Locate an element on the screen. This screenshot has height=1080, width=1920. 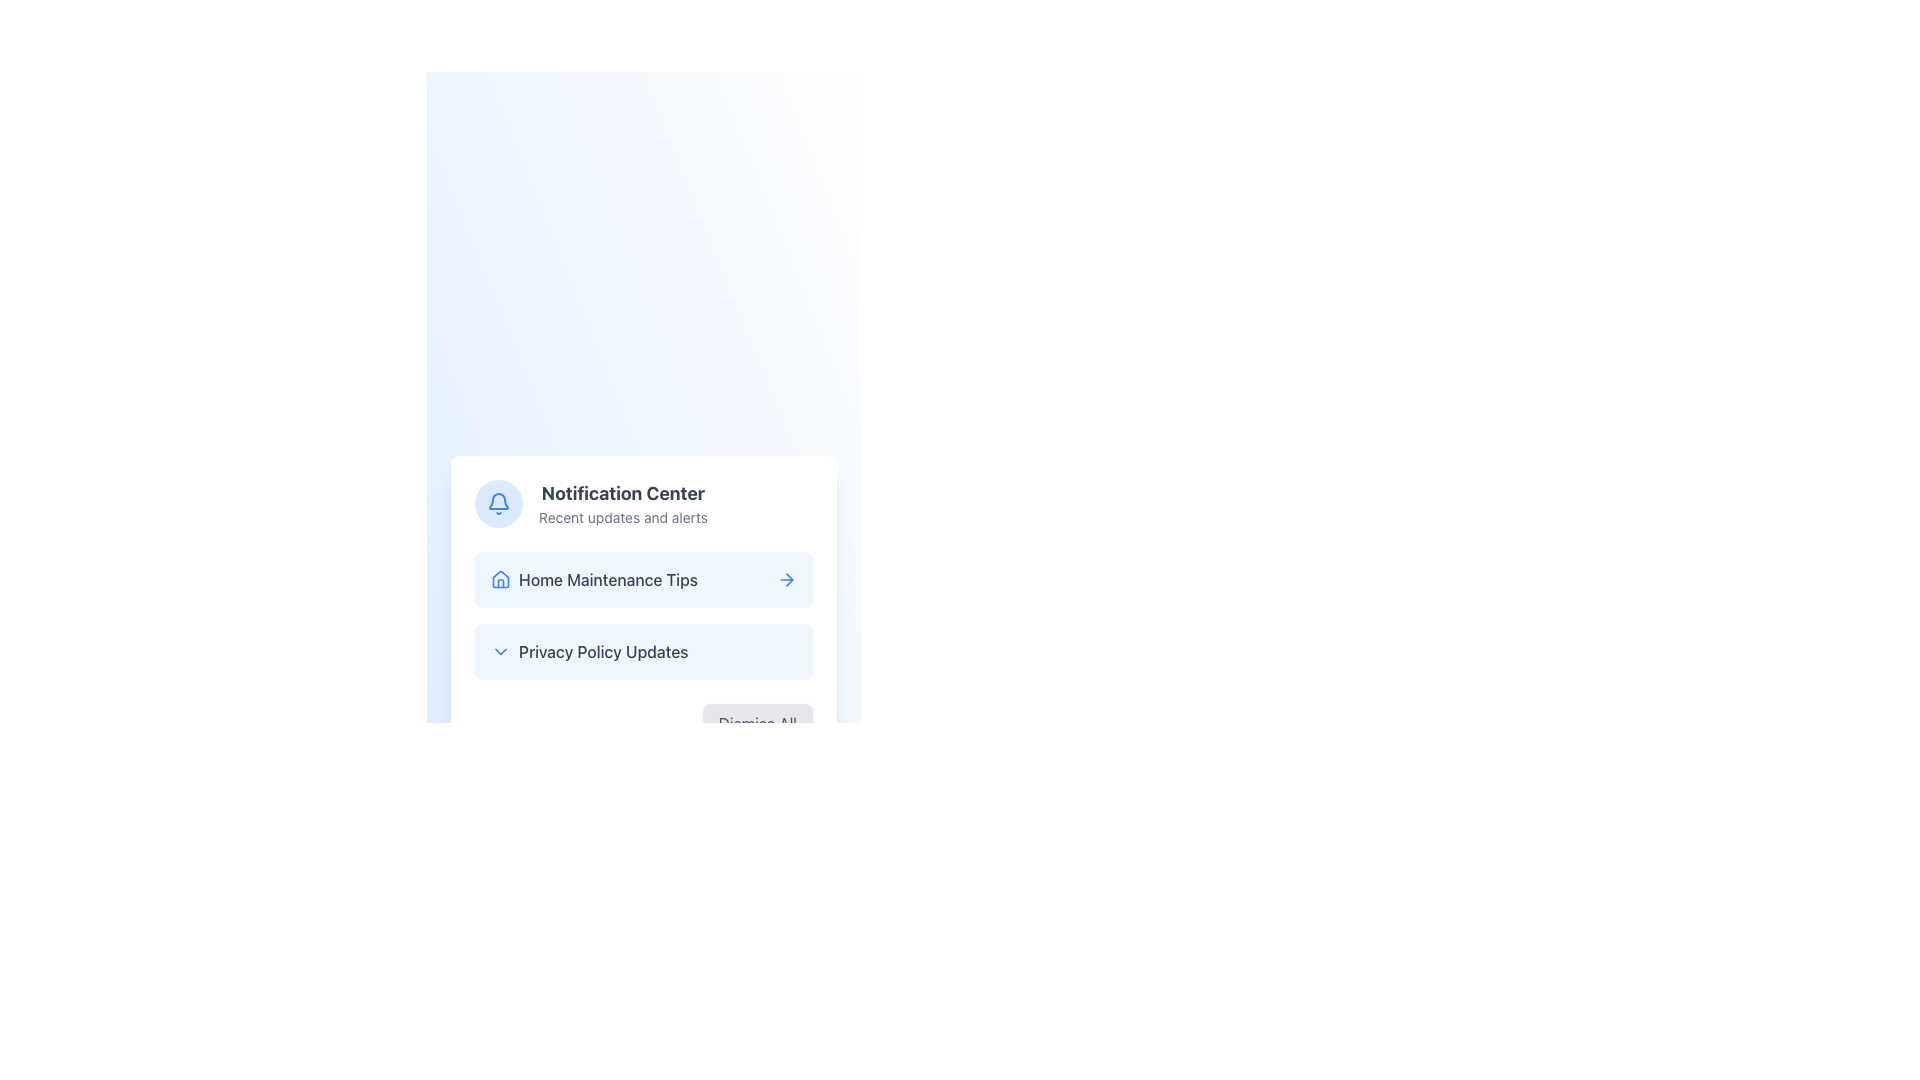
the 'Privacy Policy Updates' text label which is located to the right of the blue downward-facing arrow icon in the Notification Center section is located at coordinates (602, 651).